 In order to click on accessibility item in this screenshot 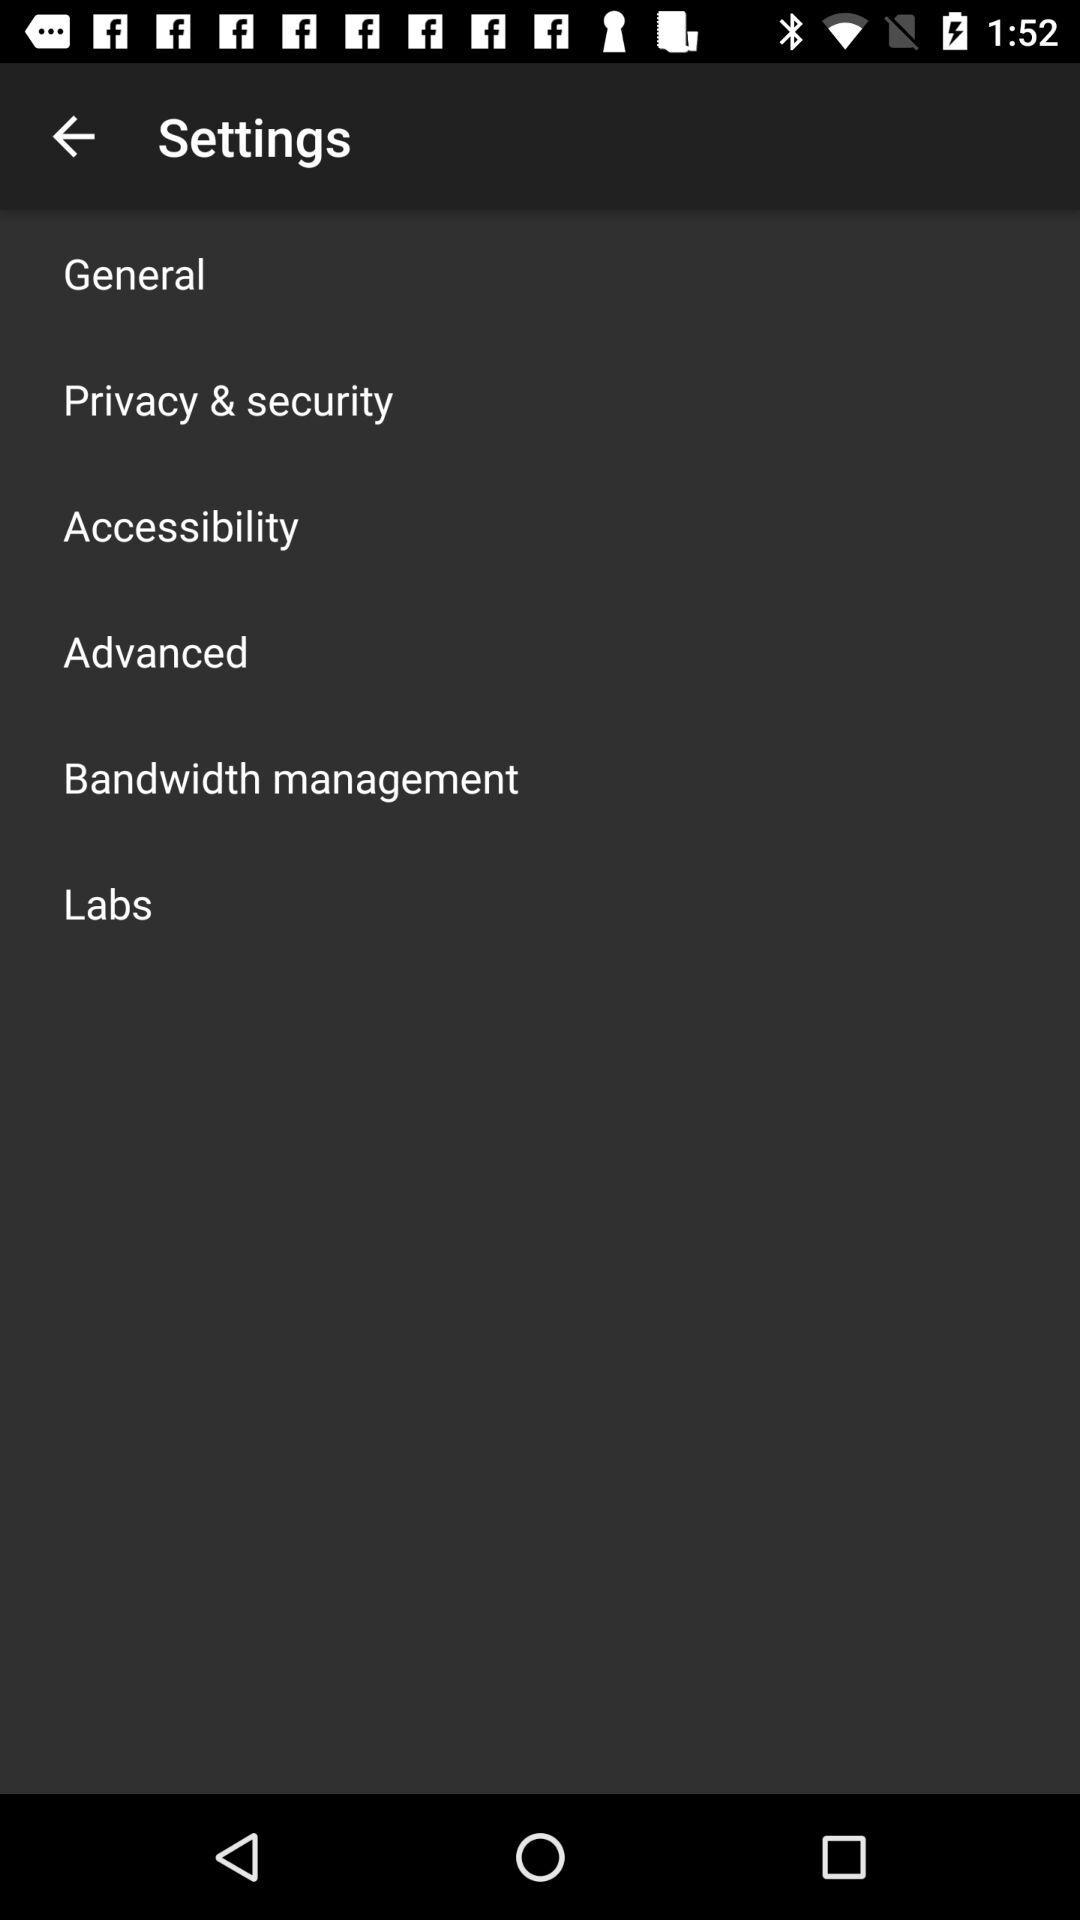, I will do `click(181, 524)`.